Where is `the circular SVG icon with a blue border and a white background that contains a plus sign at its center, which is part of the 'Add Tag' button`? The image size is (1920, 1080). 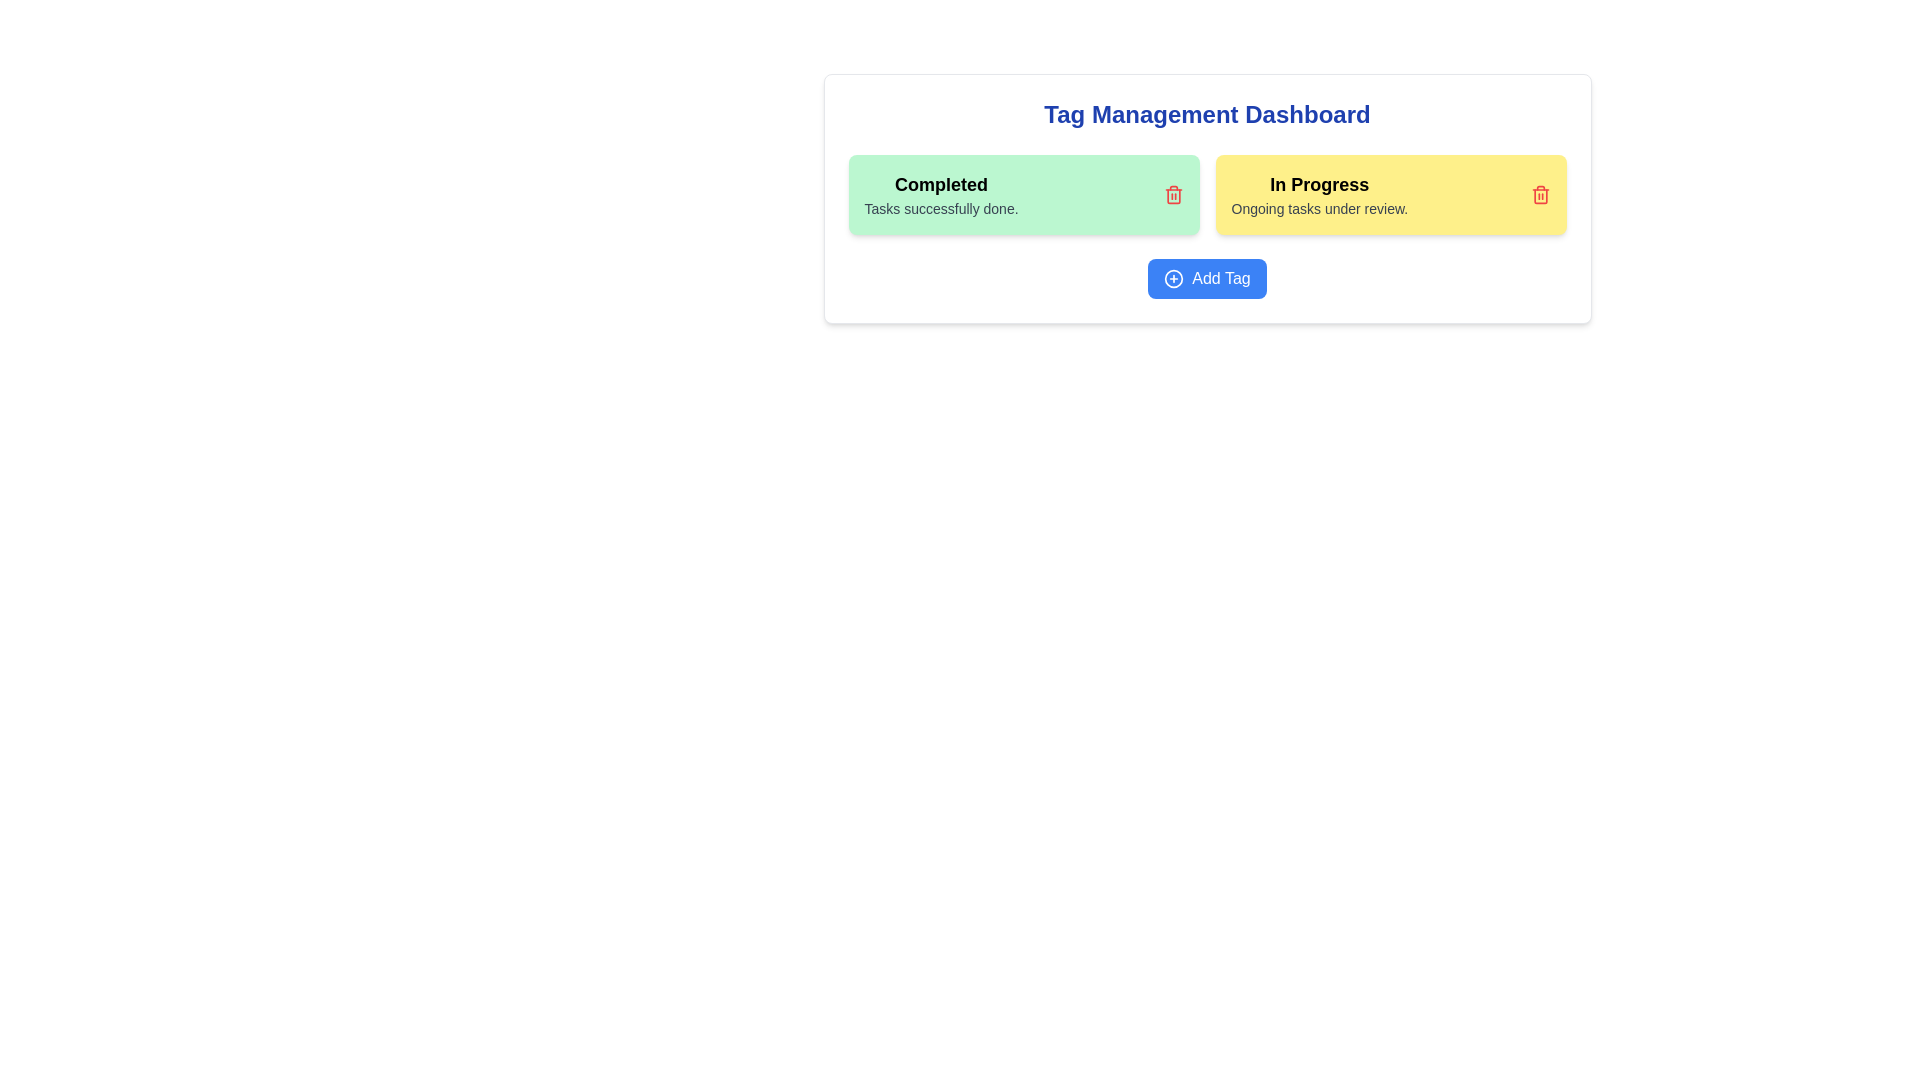 the circular SVG icon with a blue border and a white background that contains a plus sign at its center, which is part of the 'Add Tag' button is located at coordinates (1174, 278).